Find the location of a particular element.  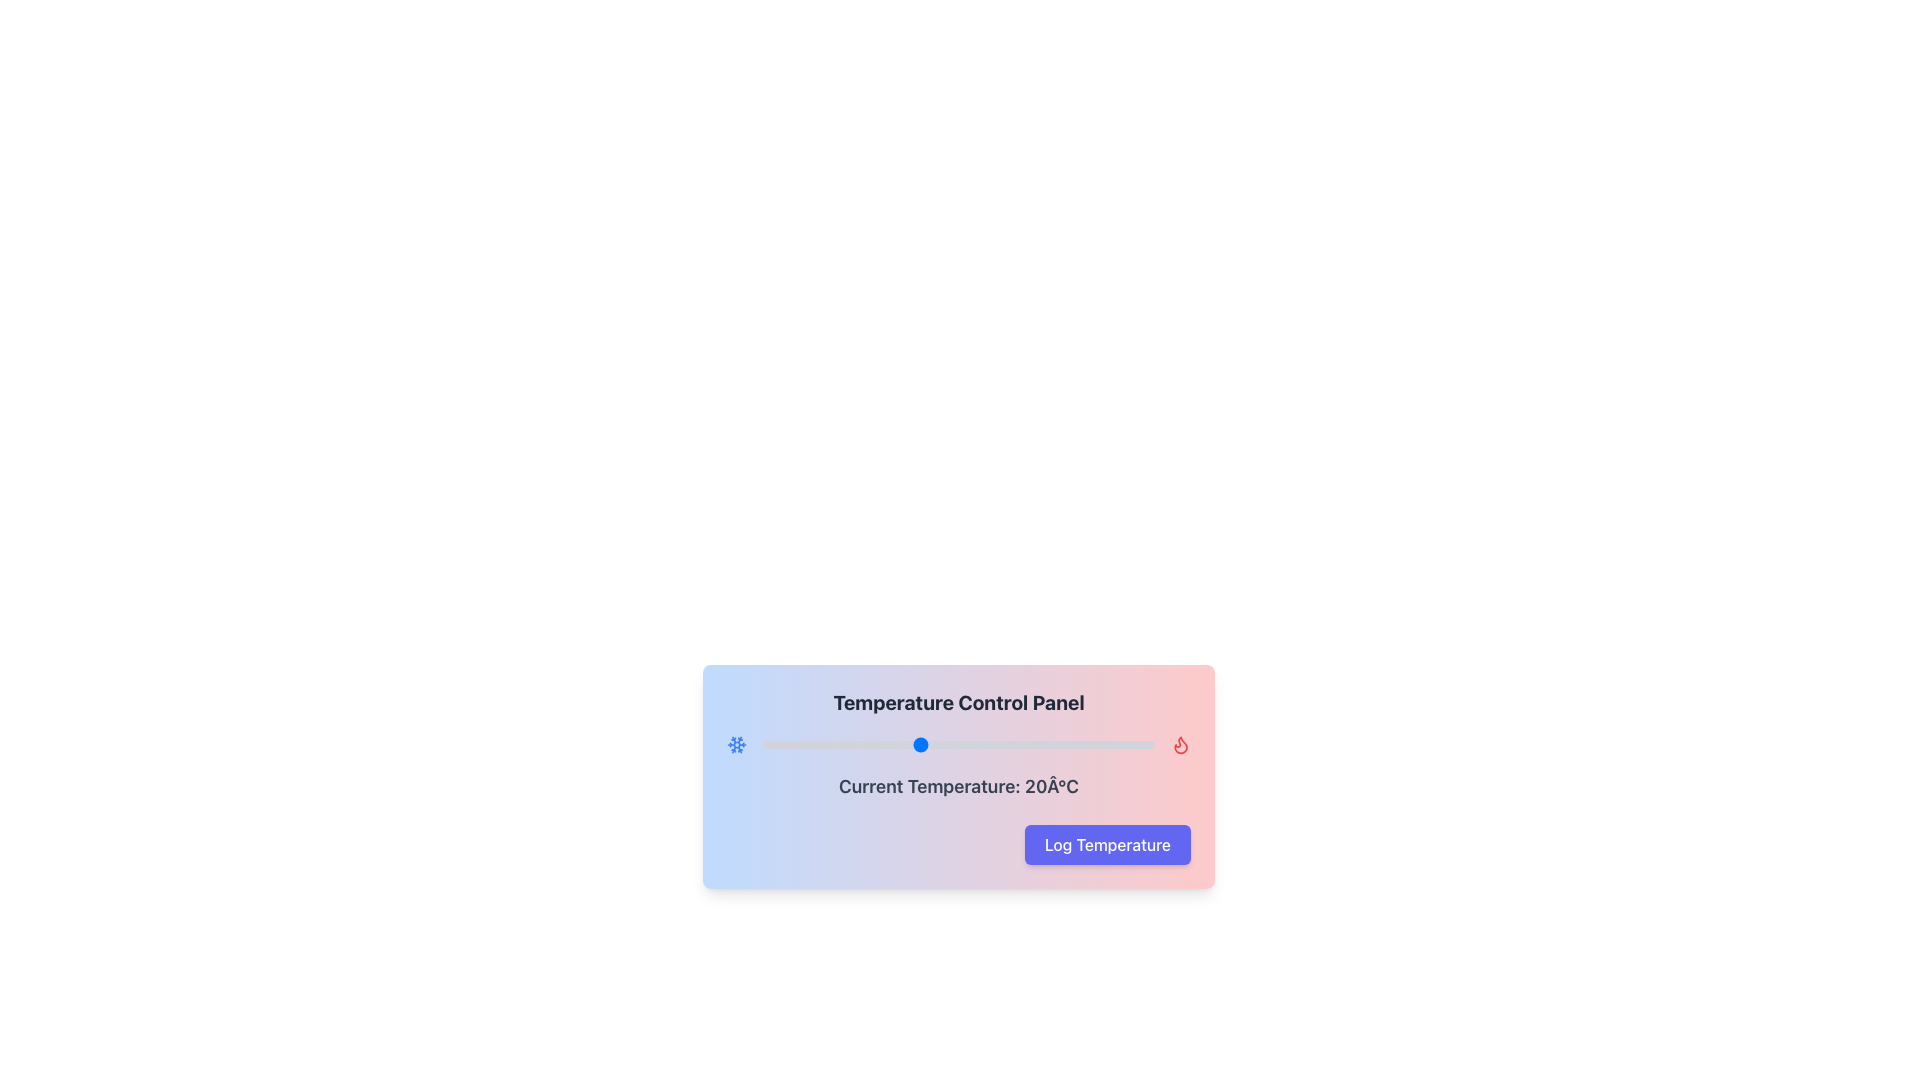

the flame-shaped red outlined icon located at the top-right corner of the Temperature Control Panel, adjacent to the slider track is located at coordinates (1180, 745).